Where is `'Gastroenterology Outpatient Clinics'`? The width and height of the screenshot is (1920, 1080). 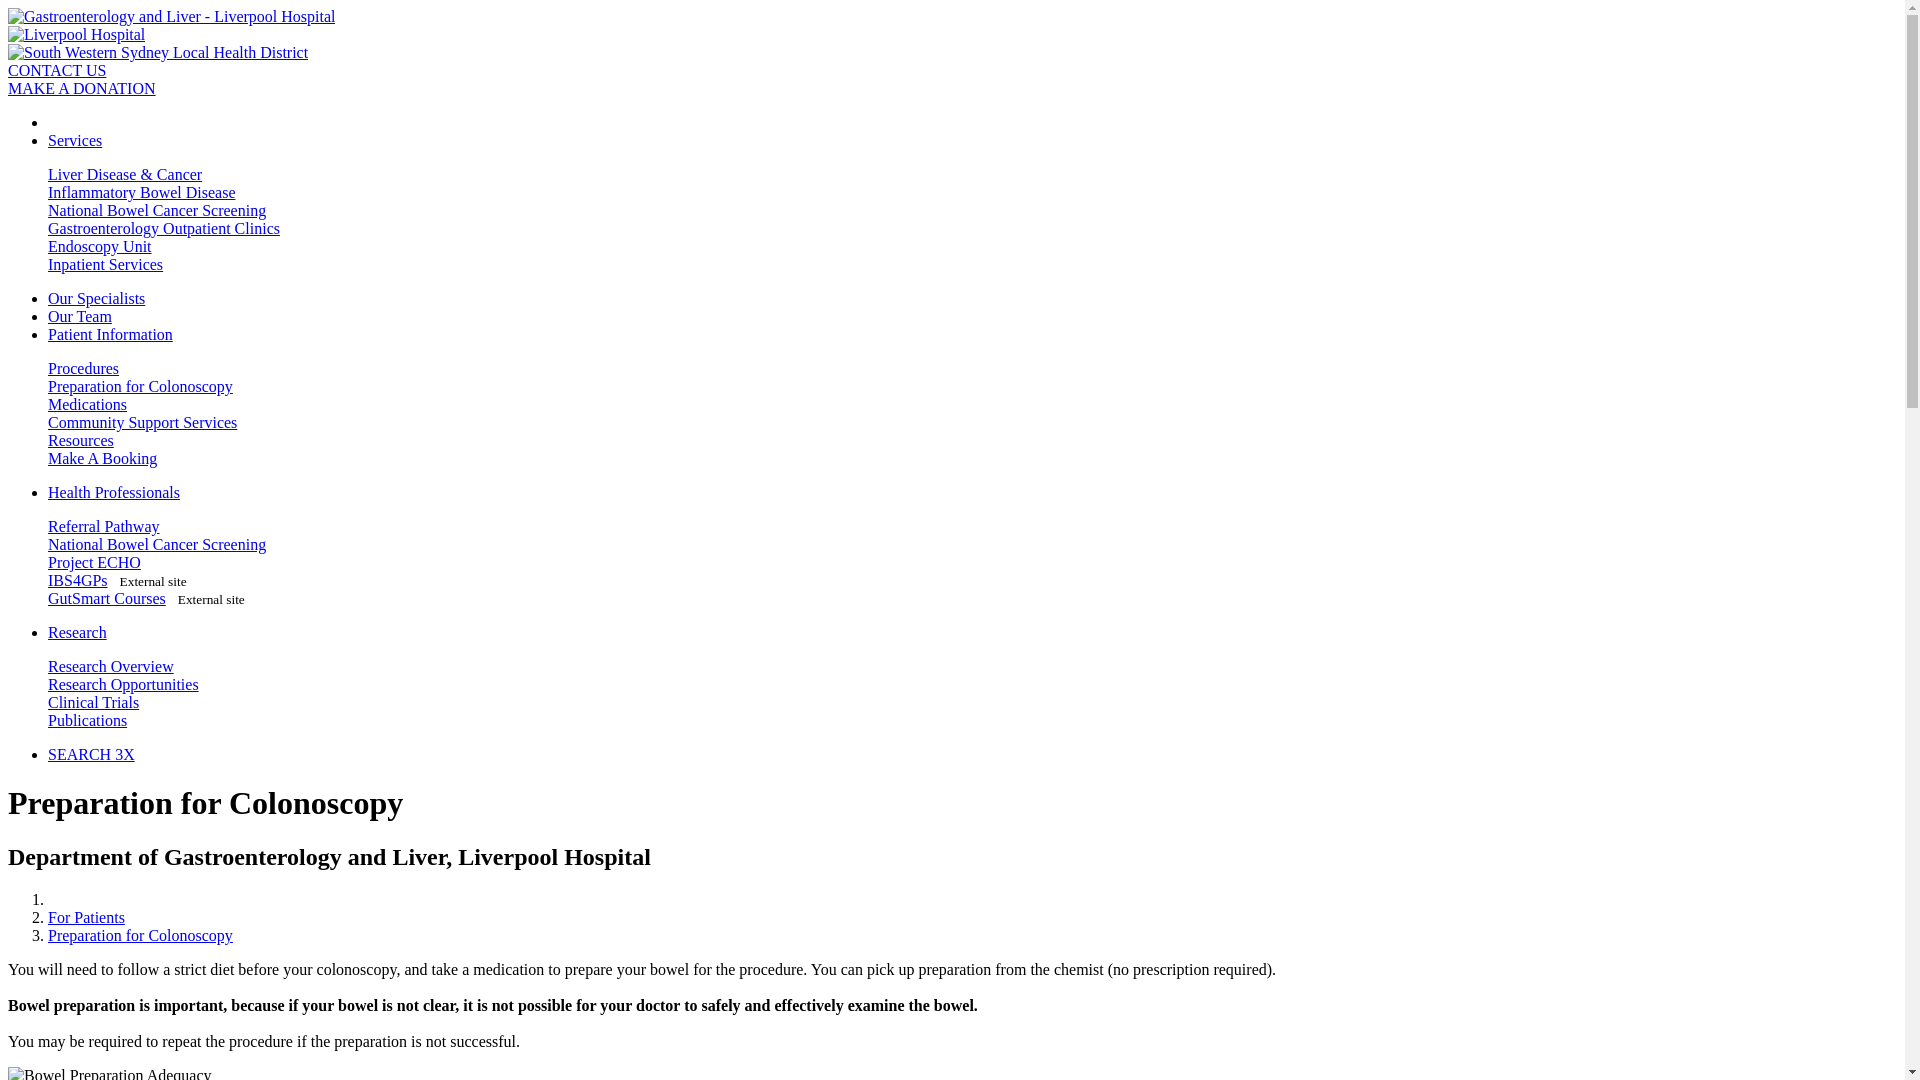 'Gastroenterology Outpatient Clinics' is located at coordinates (163, 227).